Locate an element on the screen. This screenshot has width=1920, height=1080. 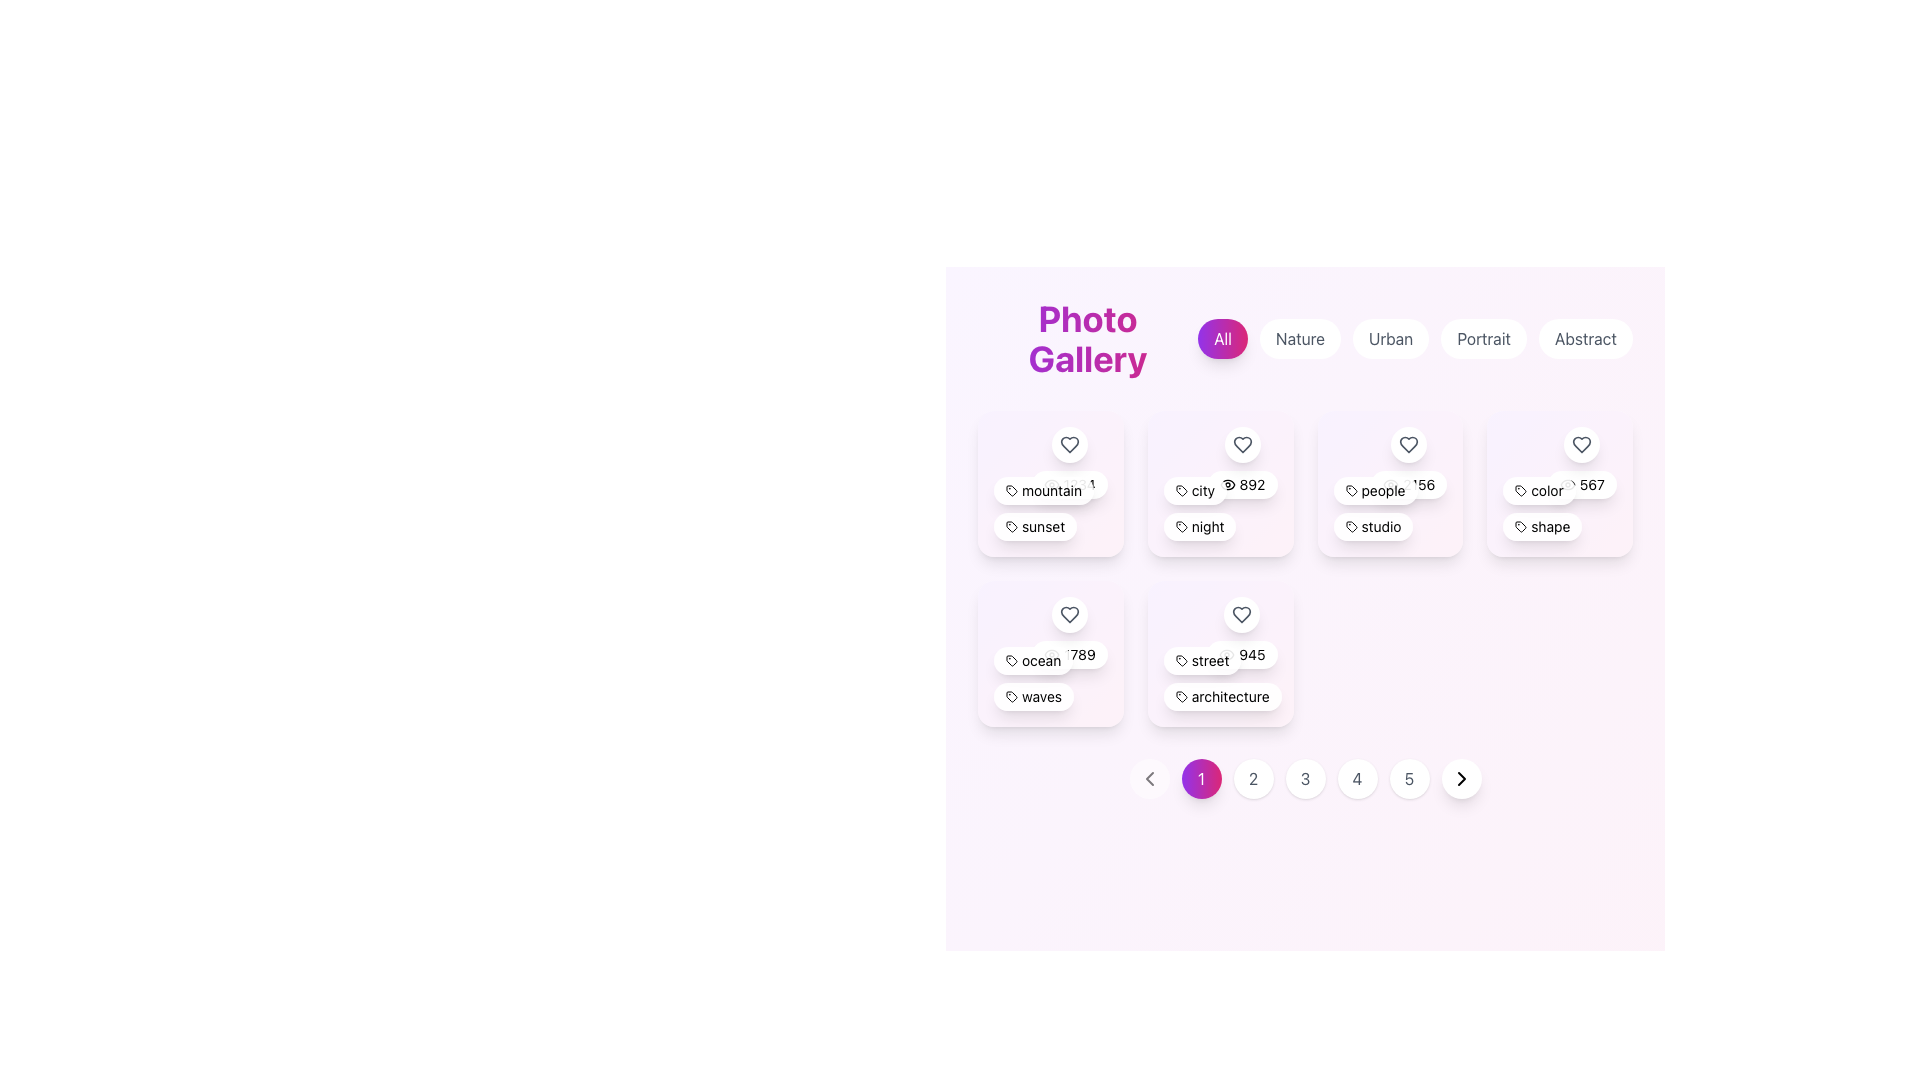
the graphical tag or label icon located in the second position from the left in the top row of the grid layout, which is to the left of the label 'city' and above the numeral '892' is located at coordinates (1181, 490).